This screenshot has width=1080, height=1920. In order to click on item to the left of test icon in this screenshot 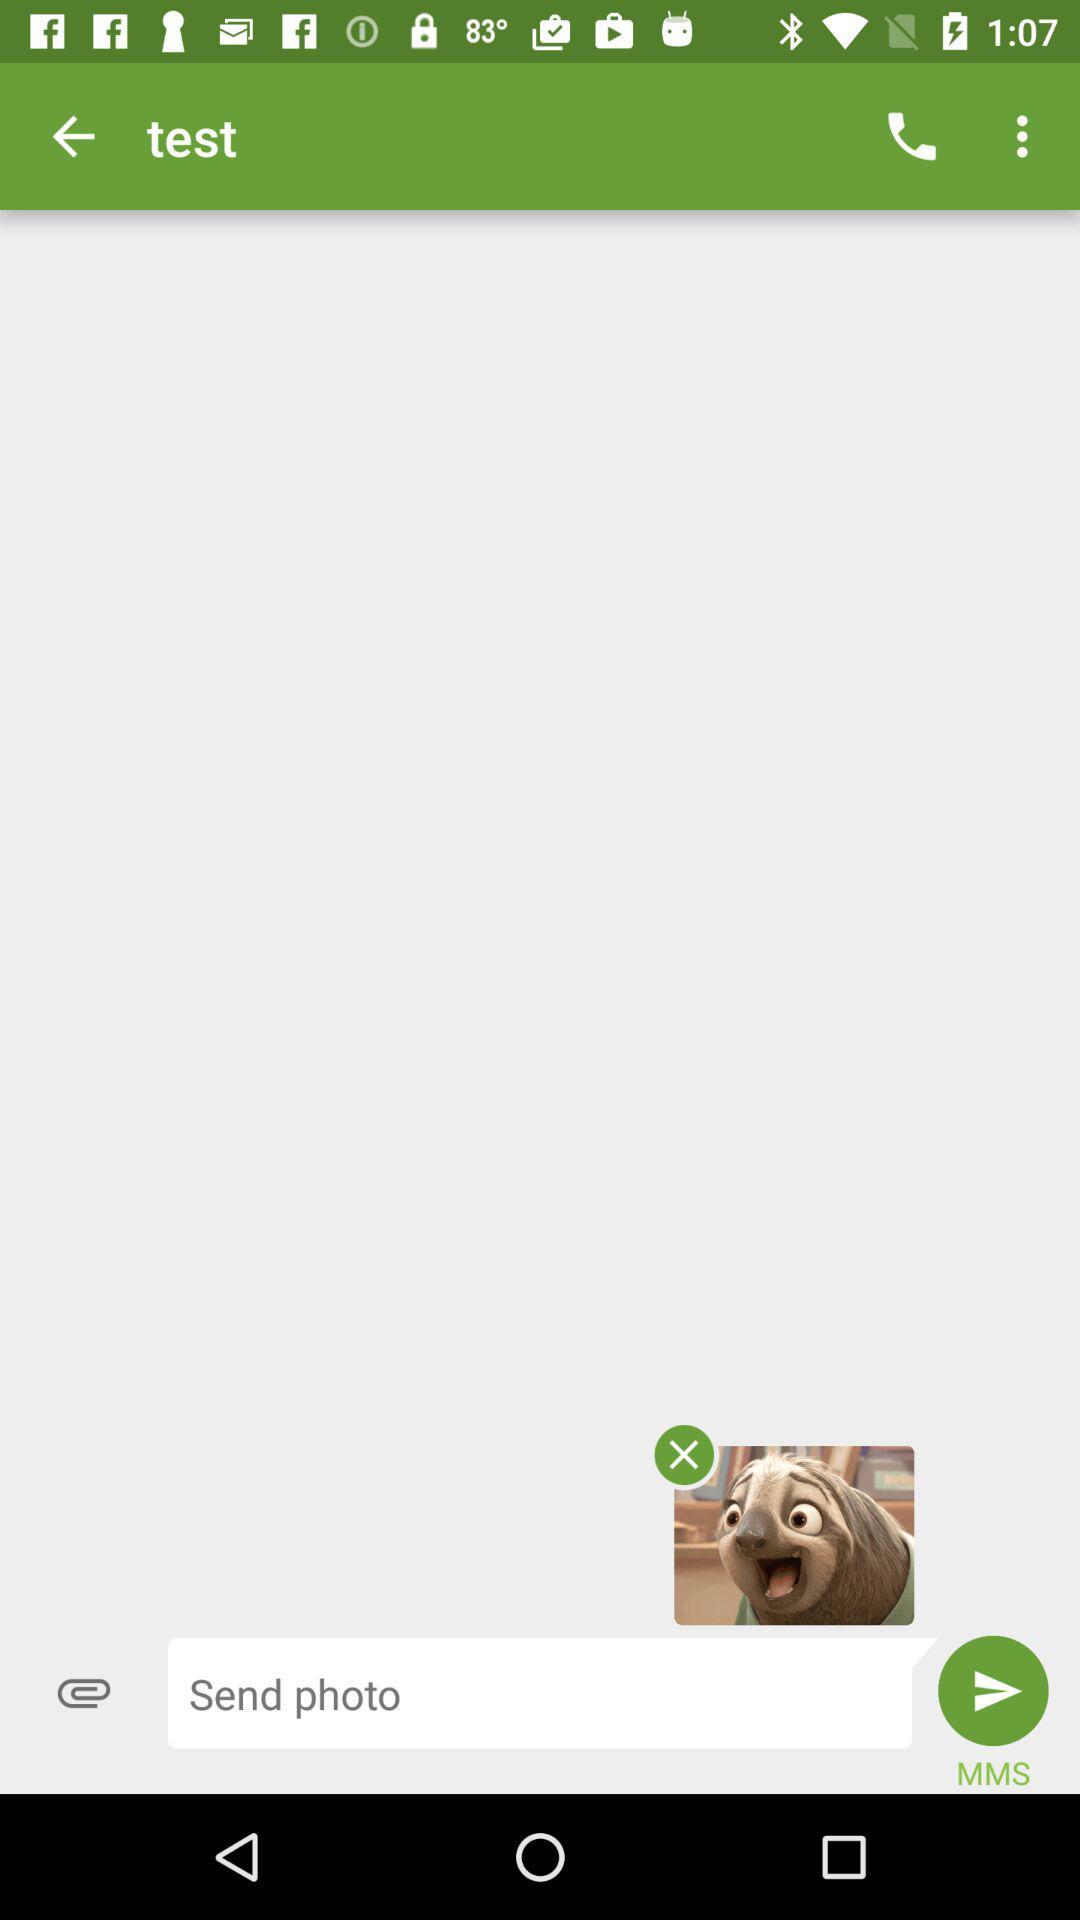, I will do `click(72, 135)`.